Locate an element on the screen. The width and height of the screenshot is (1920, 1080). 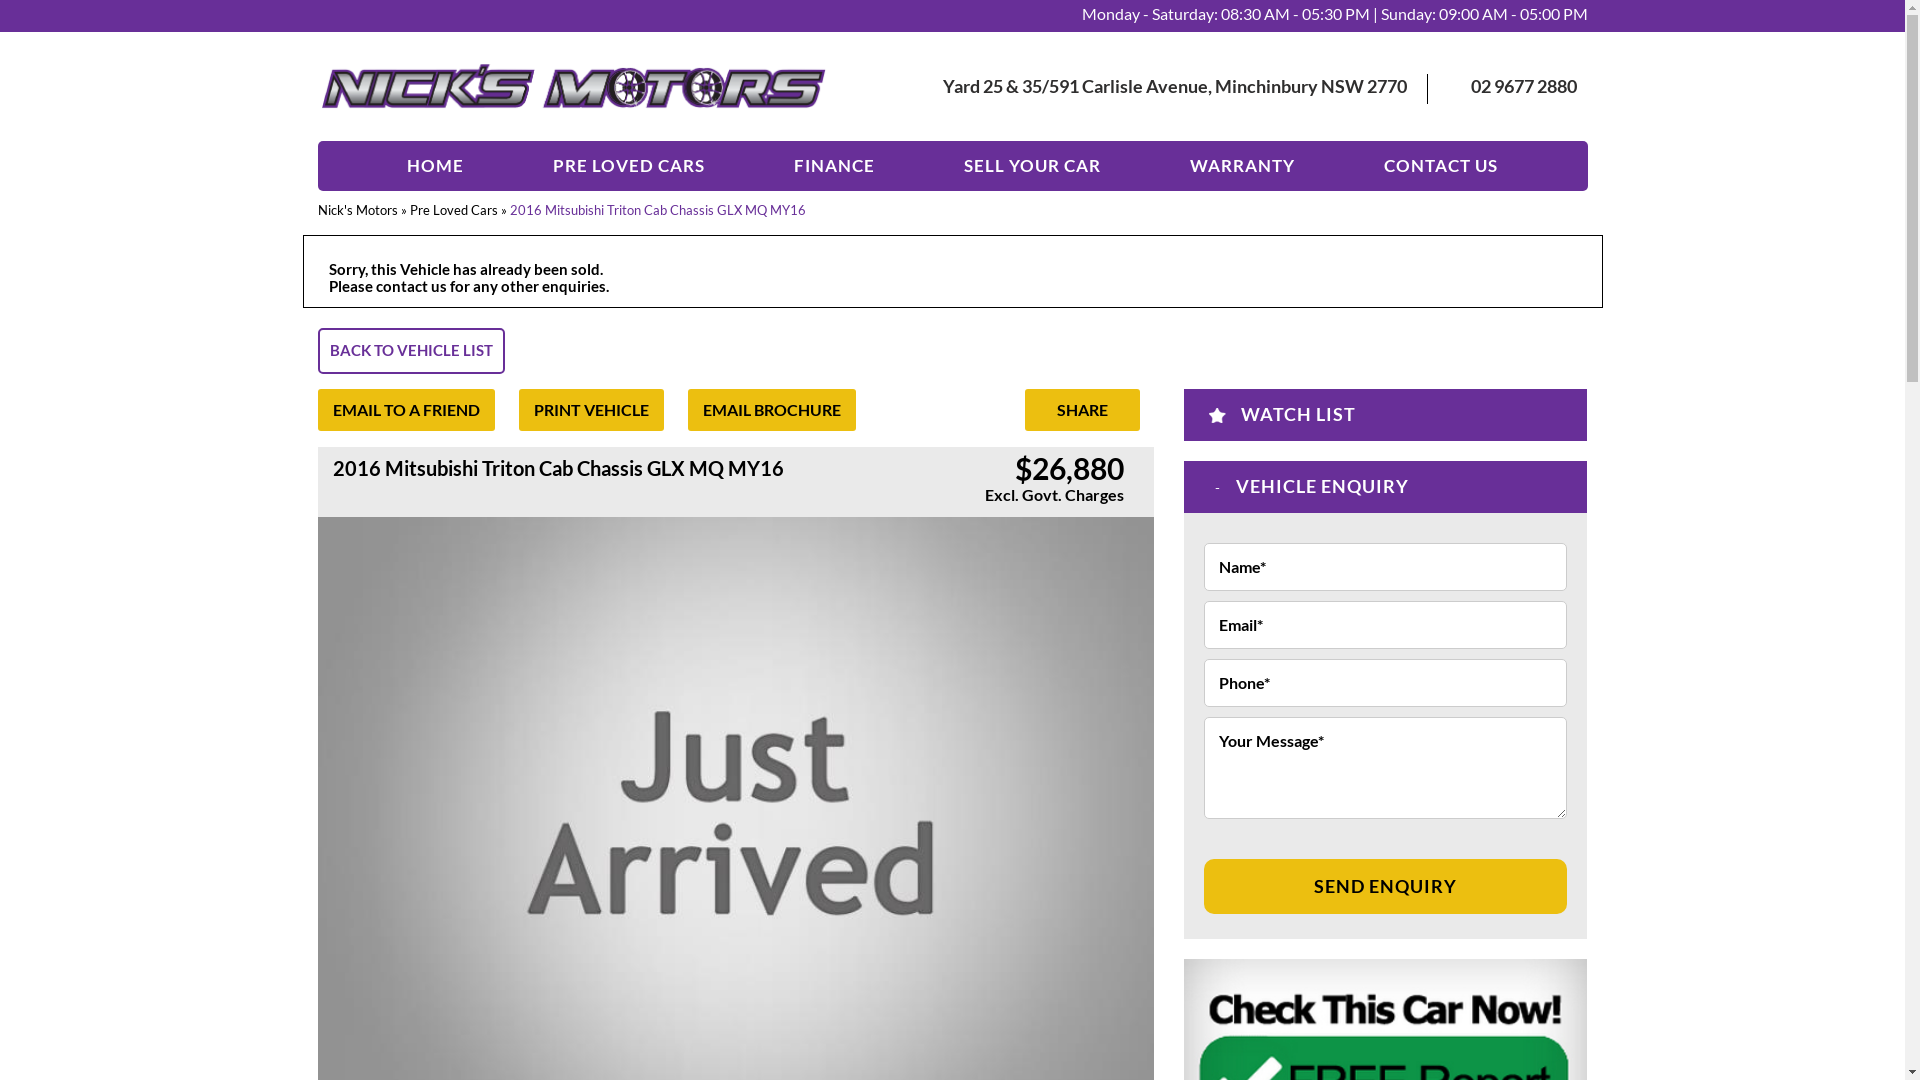
'WATCH LIST' is located at coordinates (1384, 414).